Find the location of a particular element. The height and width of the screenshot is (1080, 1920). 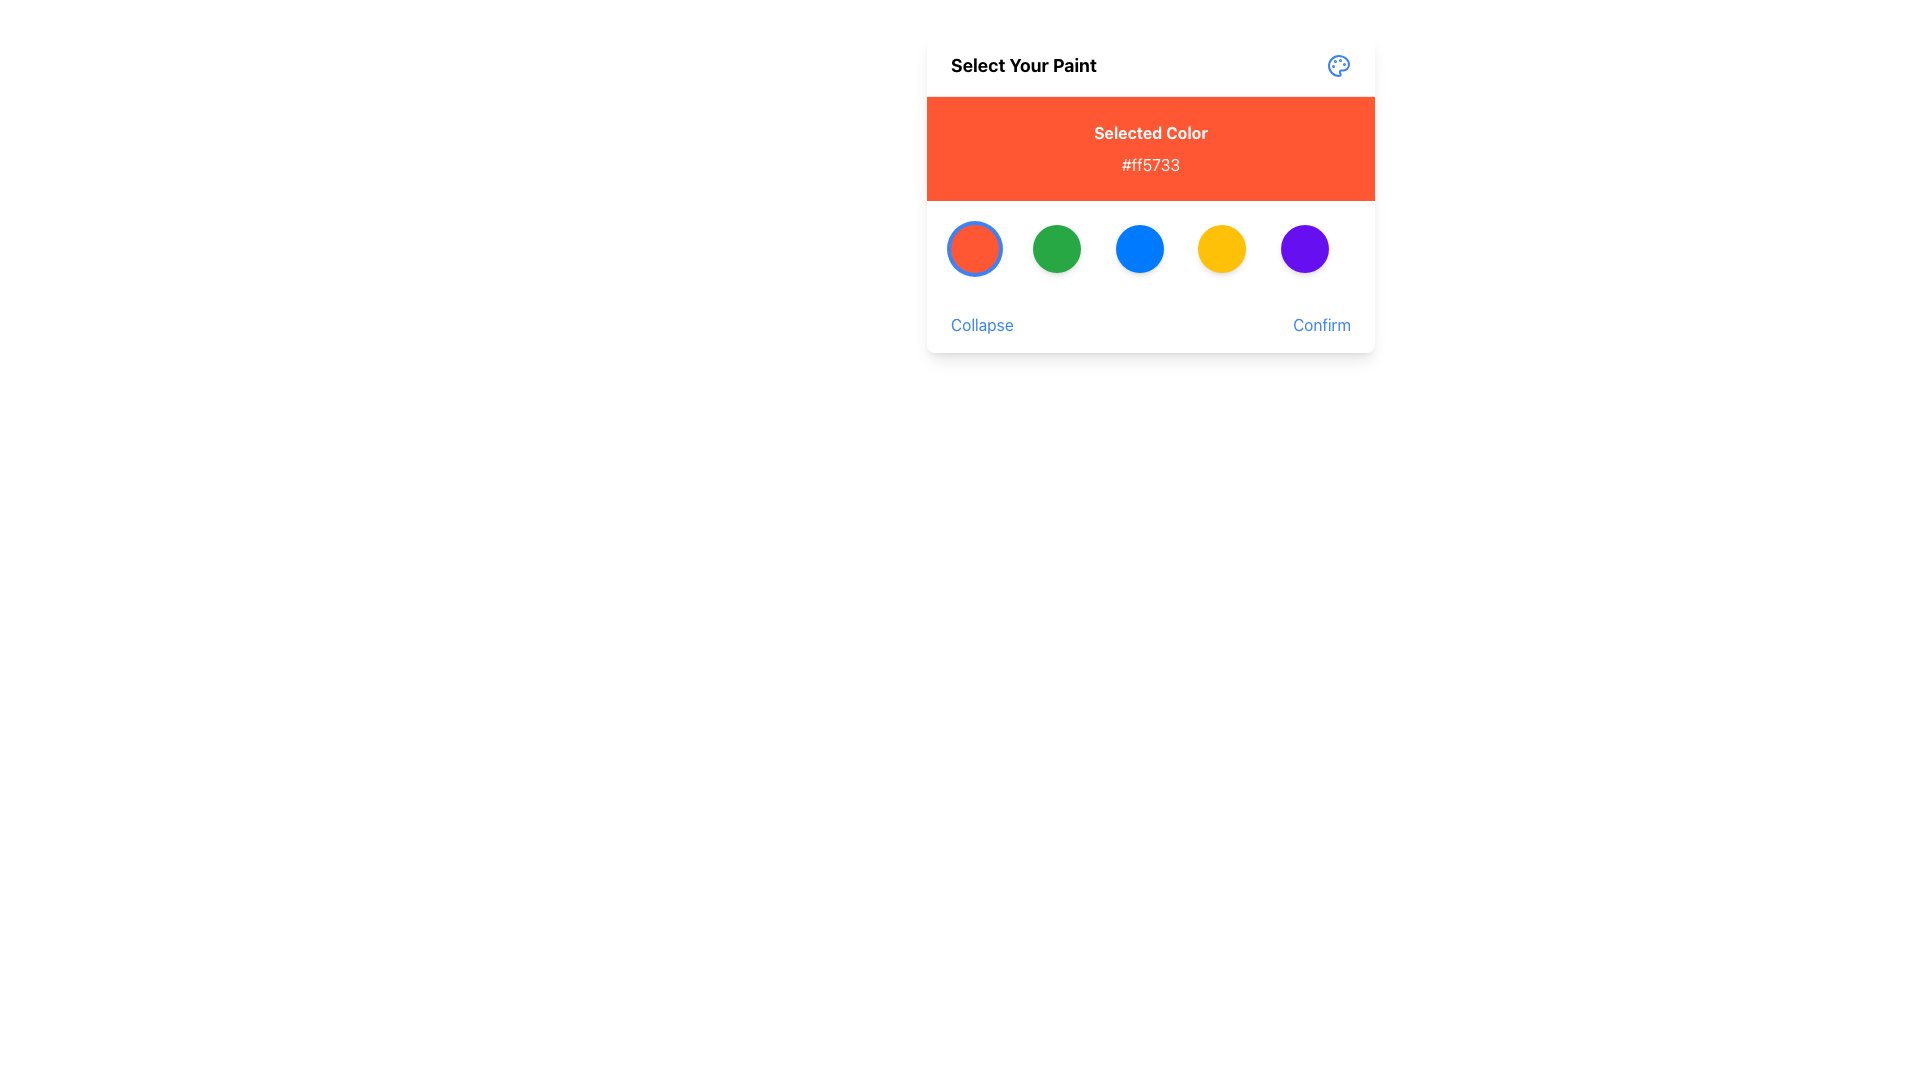

the fifth circular purple button in a row of five is located at coordinates (1304, 248).